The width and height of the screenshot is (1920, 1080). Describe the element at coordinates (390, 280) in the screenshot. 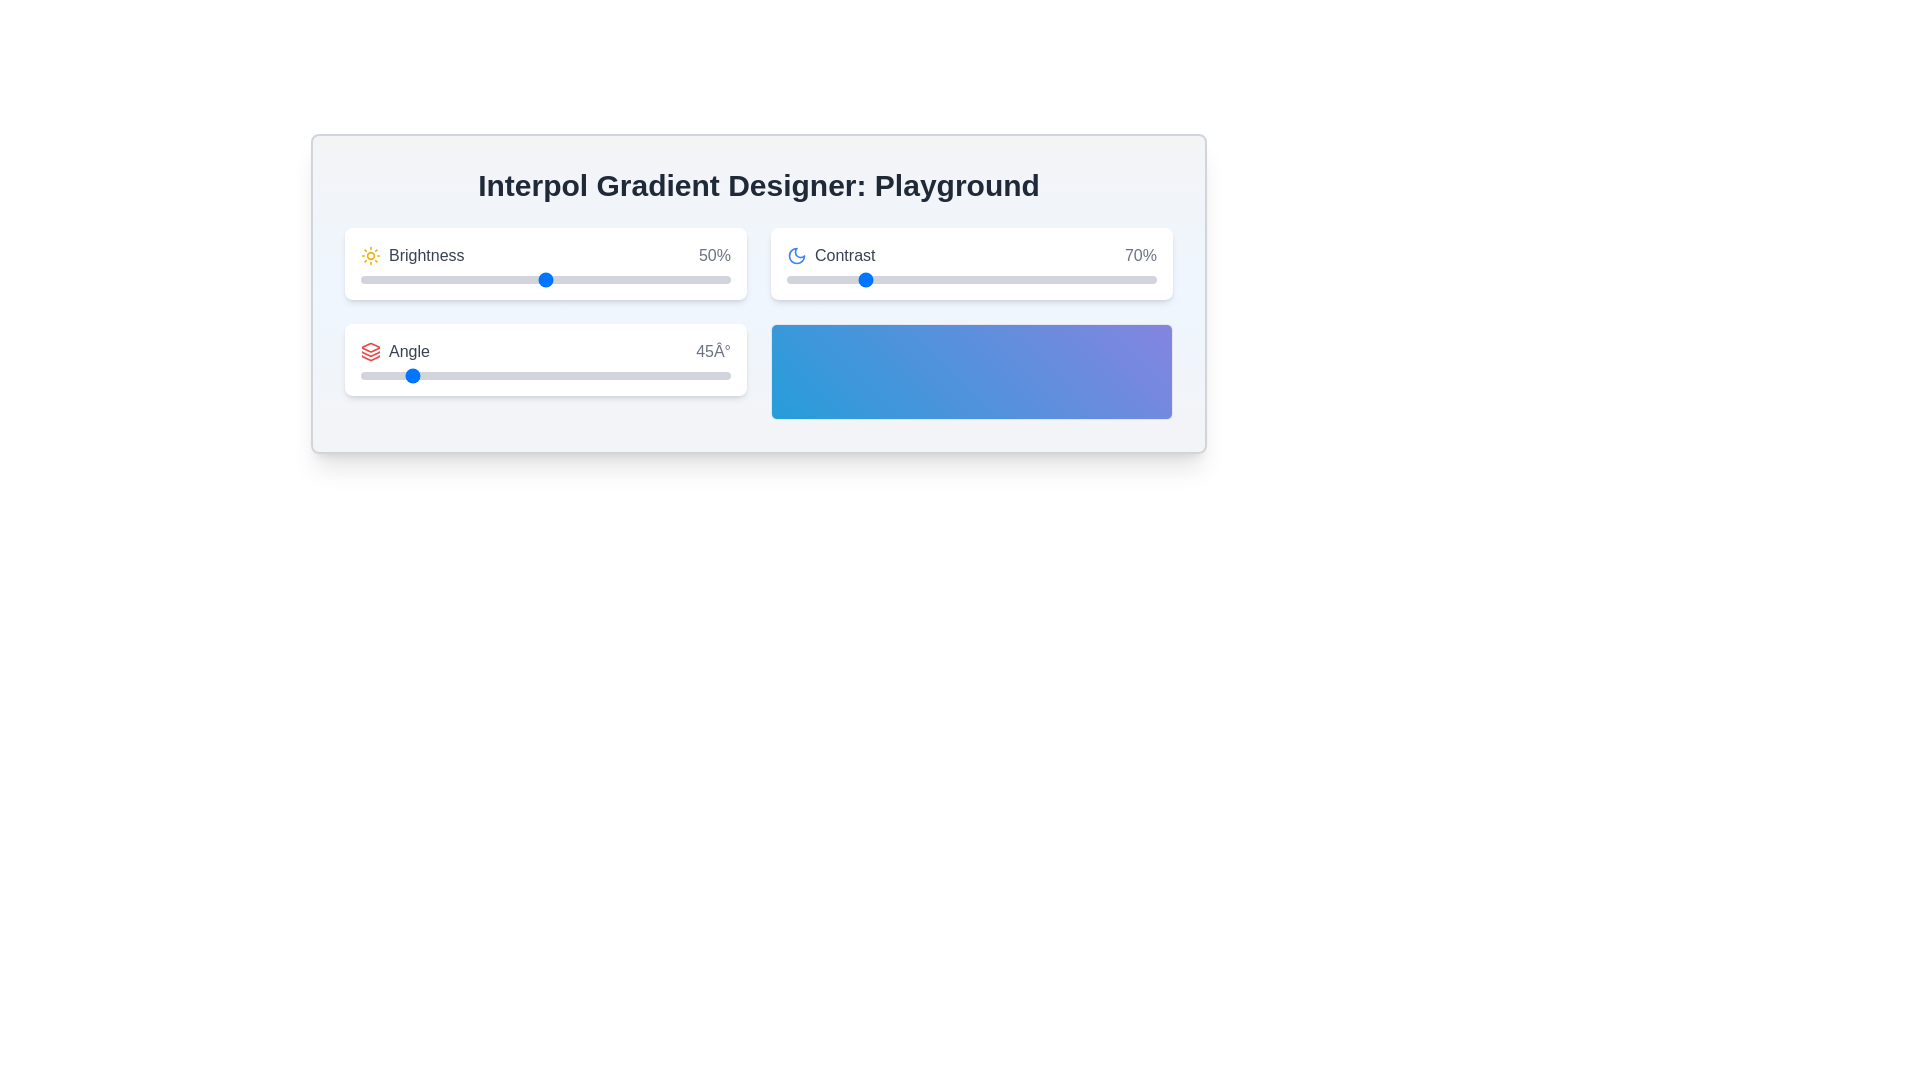

I see `brightness level` at that location.